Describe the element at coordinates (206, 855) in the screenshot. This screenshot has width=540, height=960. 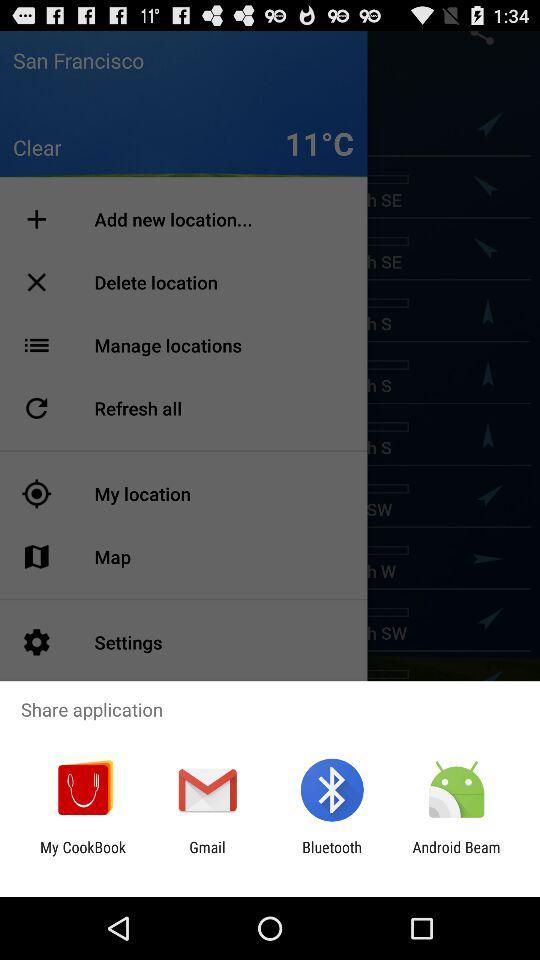
I see `the item next to my cookbook app` at that location.